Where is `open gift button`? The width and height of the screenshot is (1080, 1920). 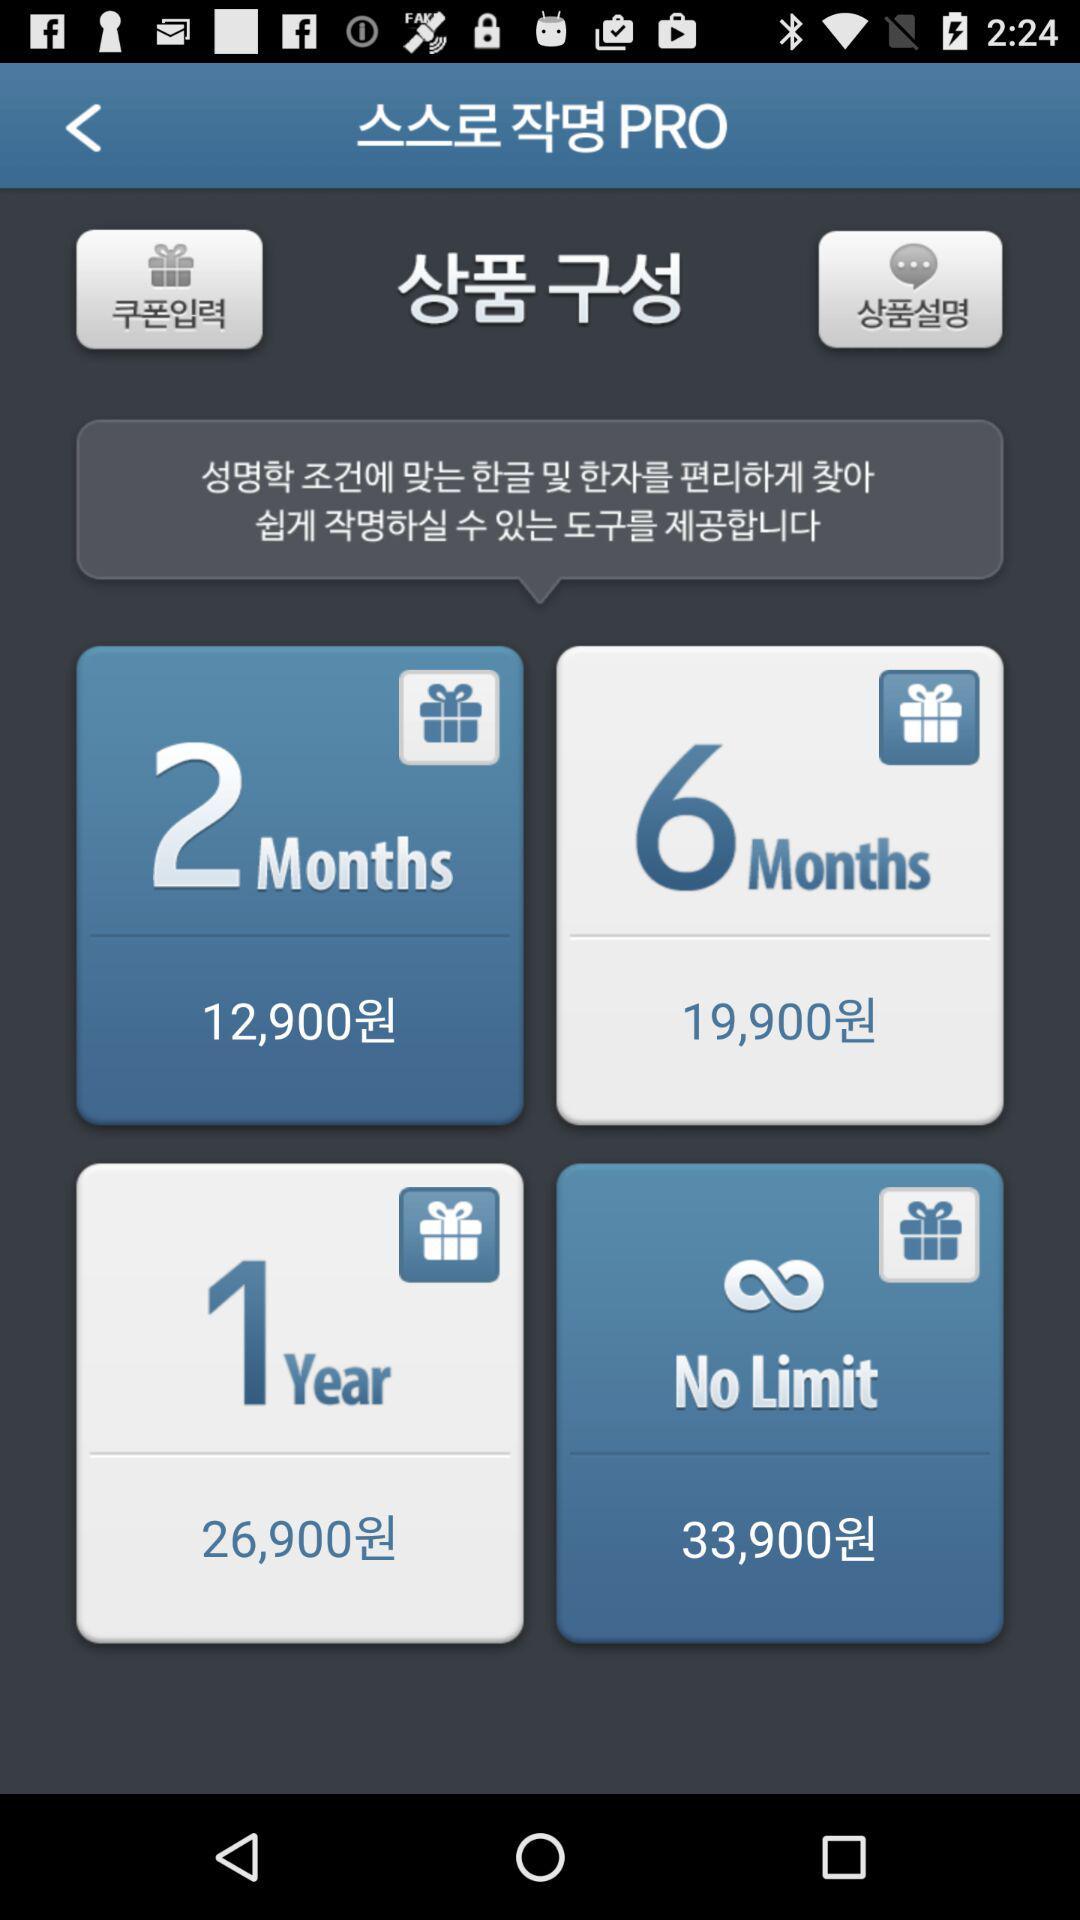
open gift button is located at coordinates (778, 888).